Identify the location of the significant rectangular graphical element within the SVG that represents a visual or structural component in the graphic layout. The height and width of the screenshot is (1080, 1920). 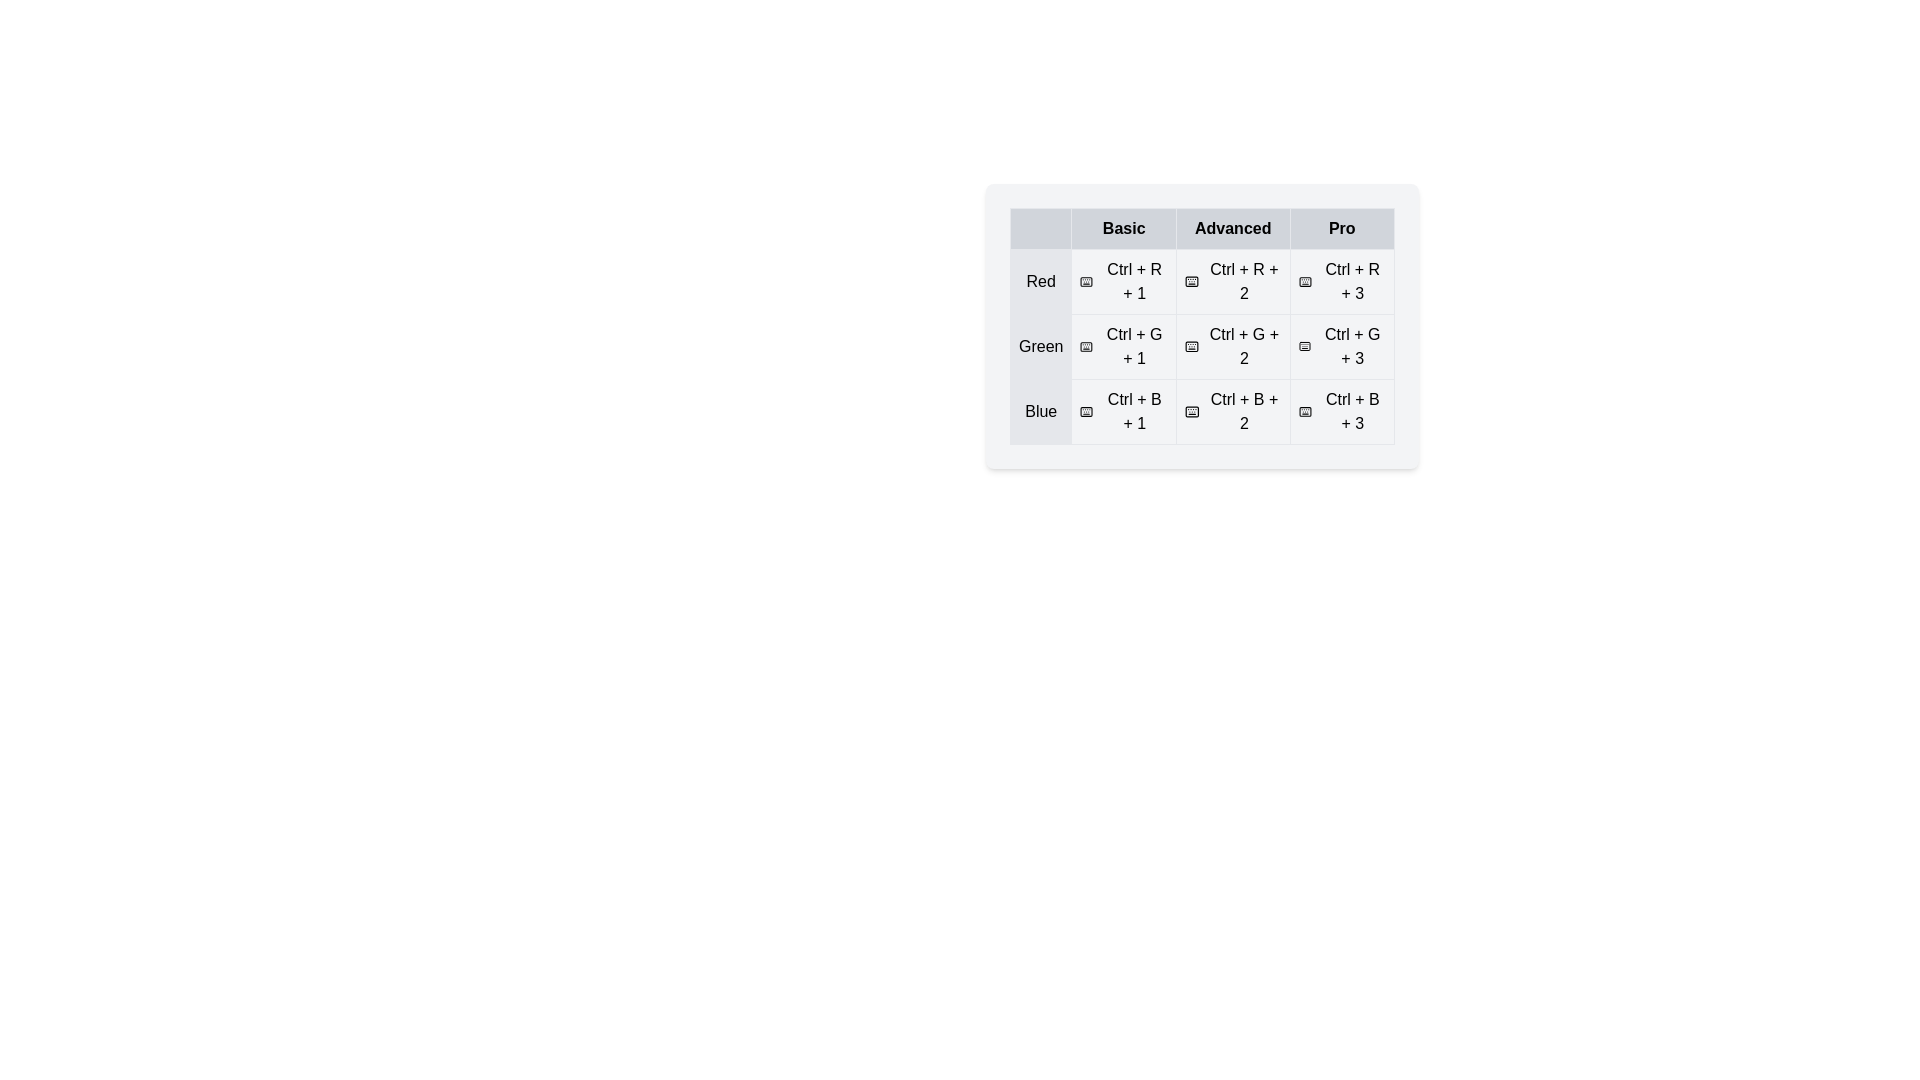
(1086, 411).